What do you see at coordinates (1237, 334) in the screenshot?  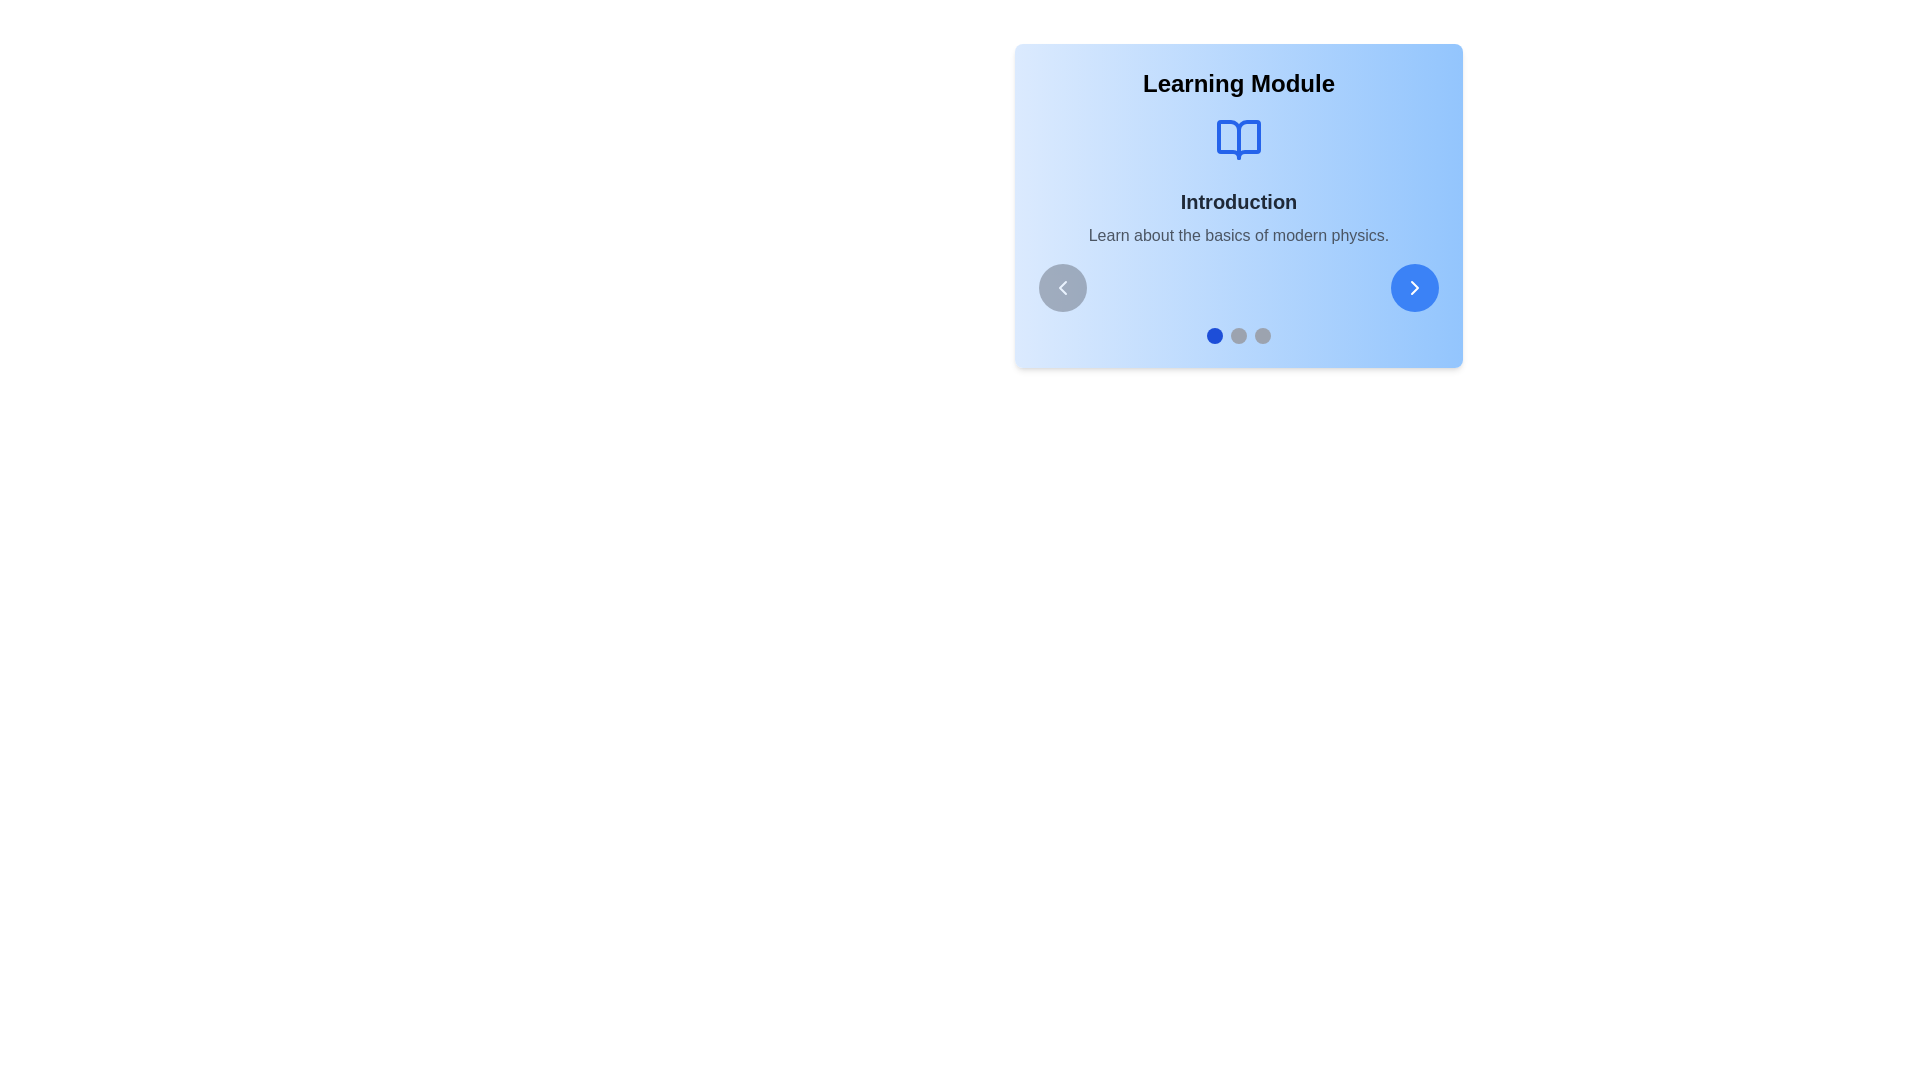 I see `the middle gray circular indicator of the Navigation indicator located at the bottom of the card below the text 'Learn about the basics of modern physics.'` at bounding box center [1237, 334].